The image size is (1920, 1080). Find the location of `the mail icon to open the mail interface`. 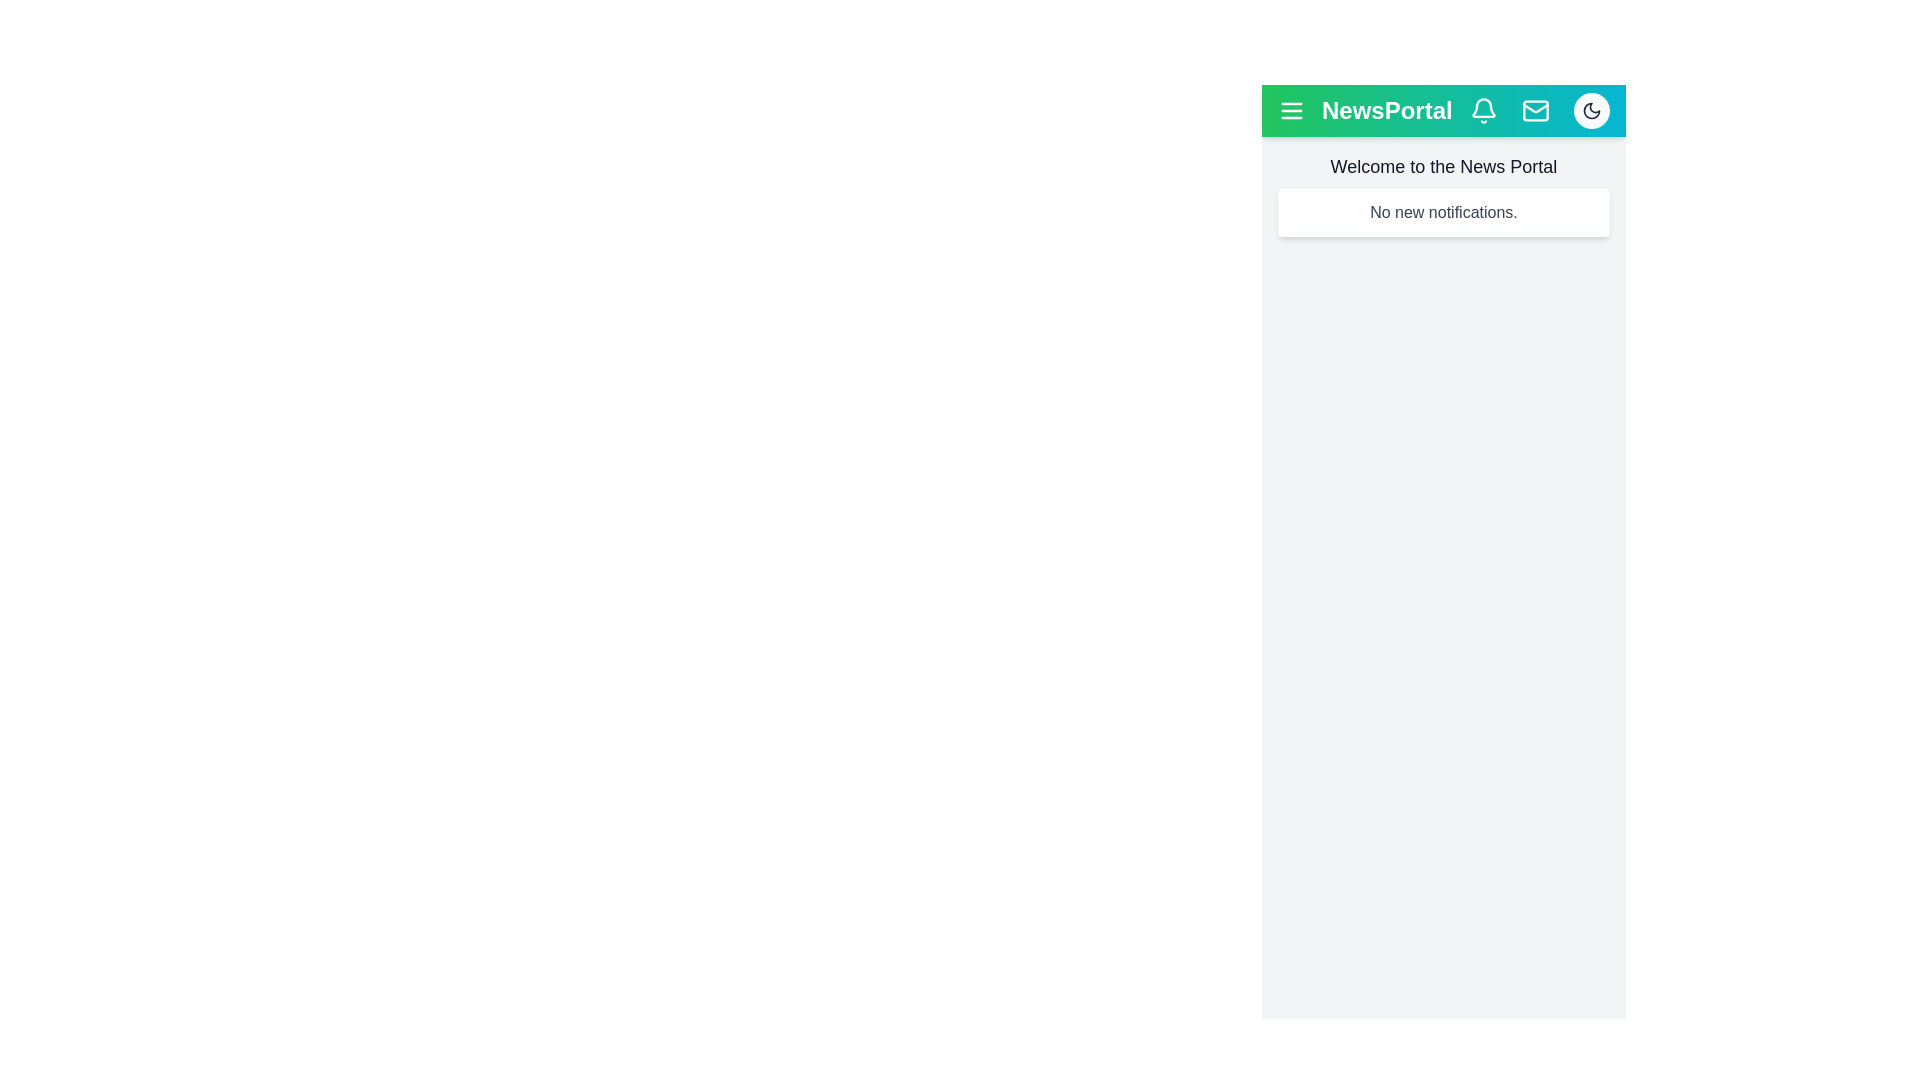

the mail icon to open the mail interface is located at coordinates (1535, 111).